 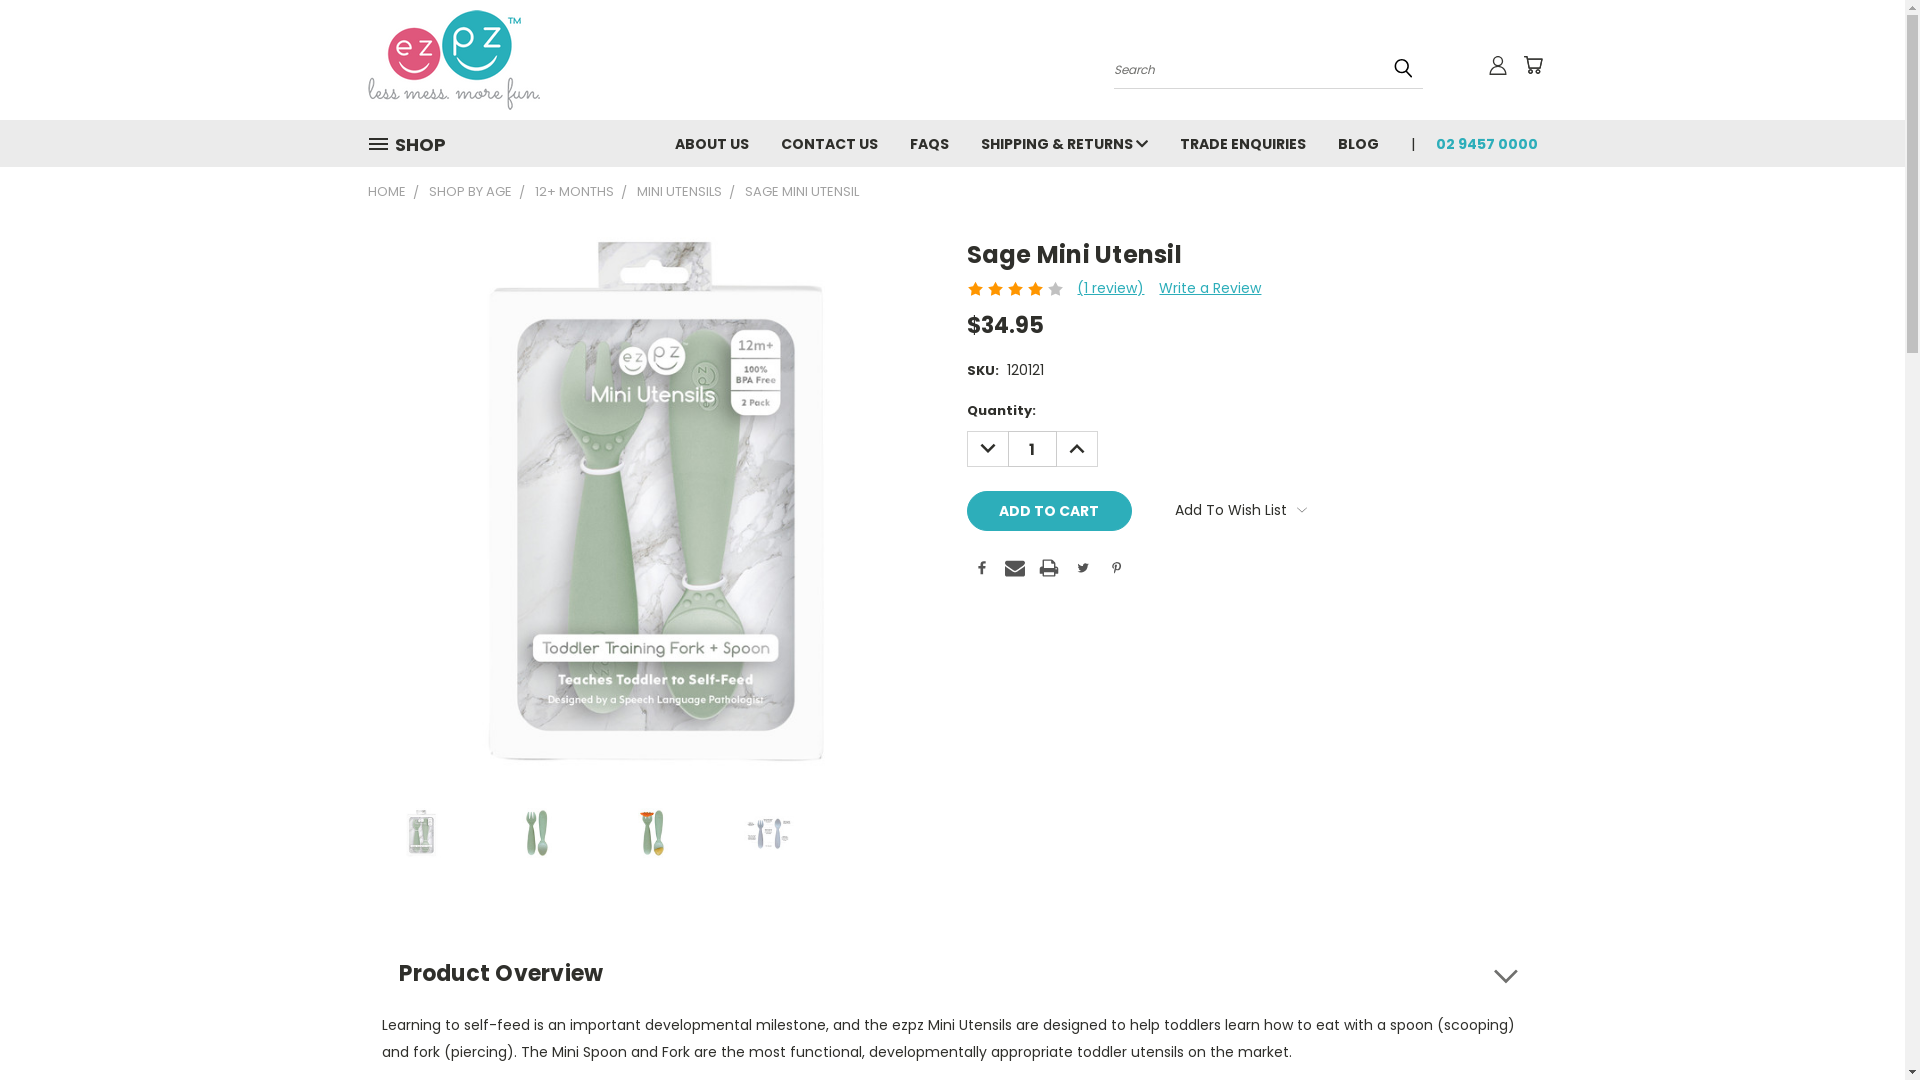 I want to click on 'DECREASE QUANTITY:', so click(x=965, y=447).